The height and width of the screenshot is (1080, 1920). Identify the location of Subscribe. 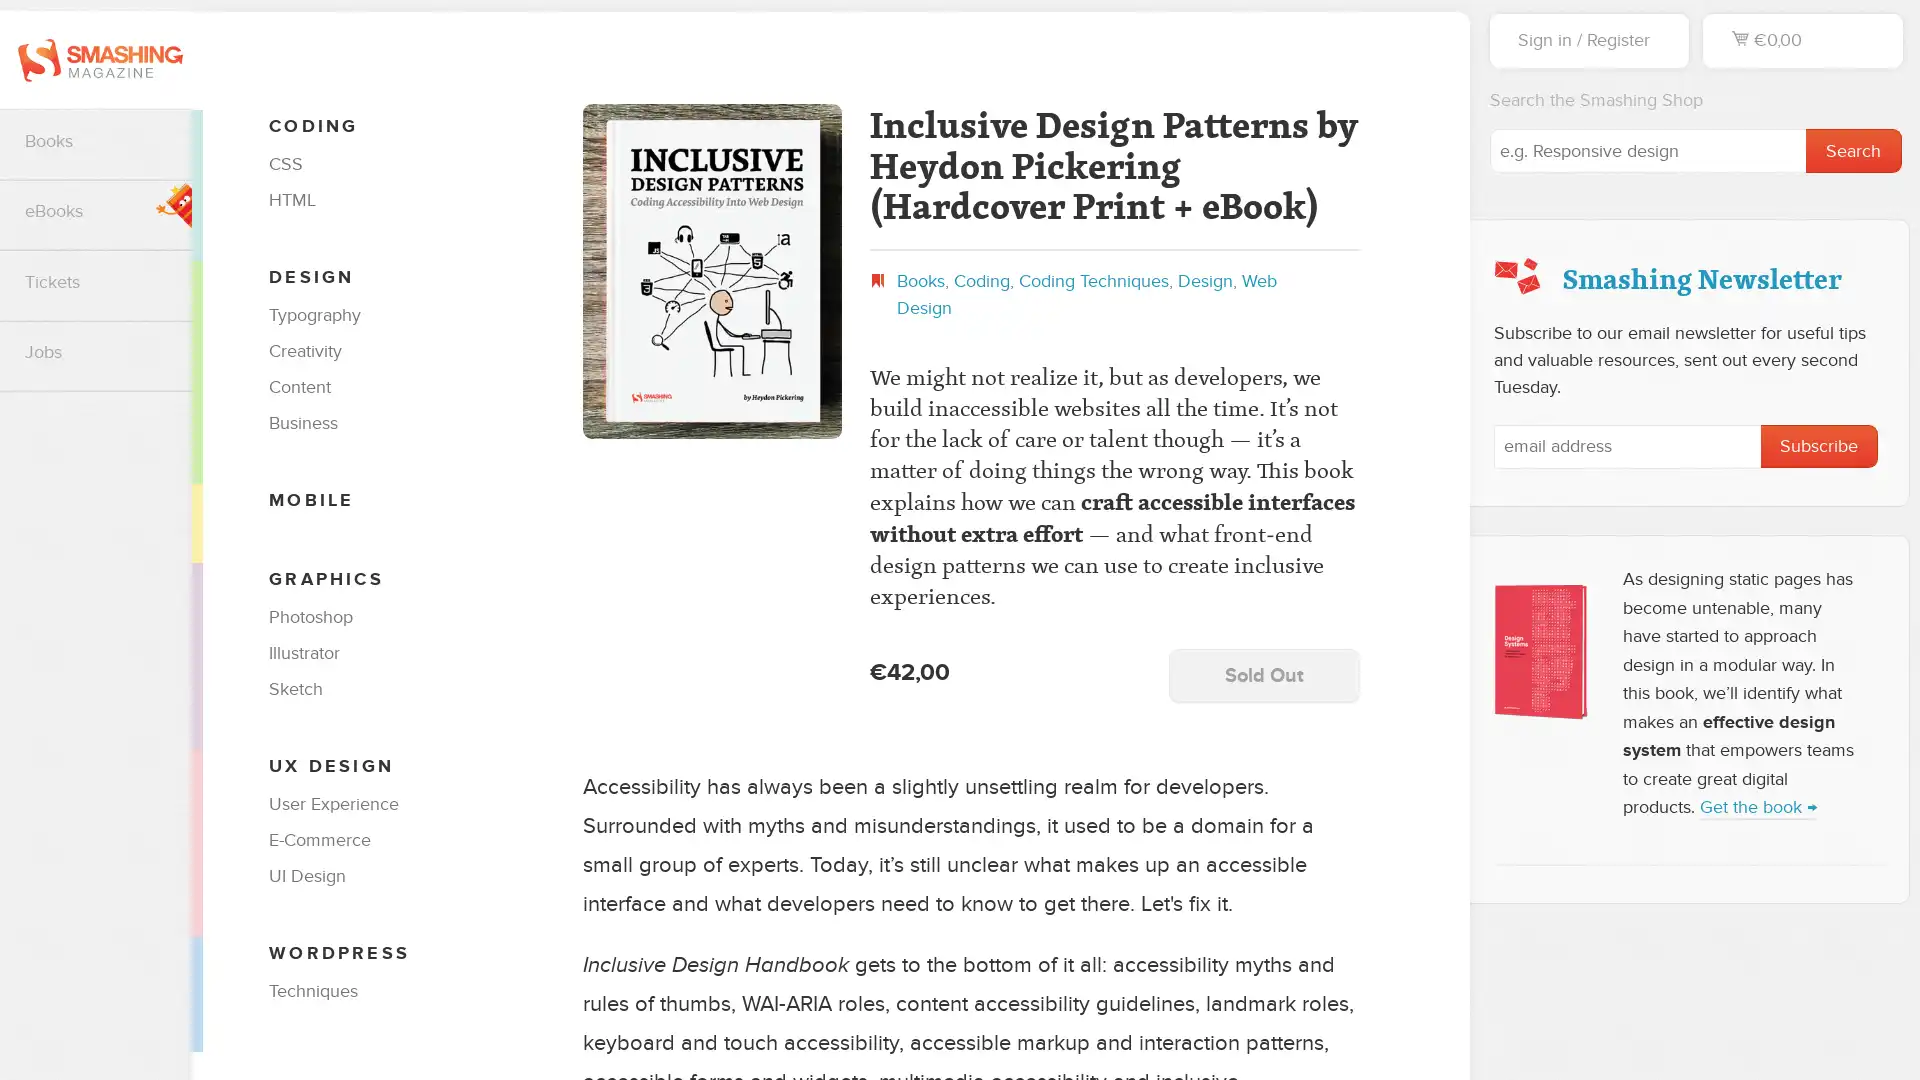
(1819, 445).